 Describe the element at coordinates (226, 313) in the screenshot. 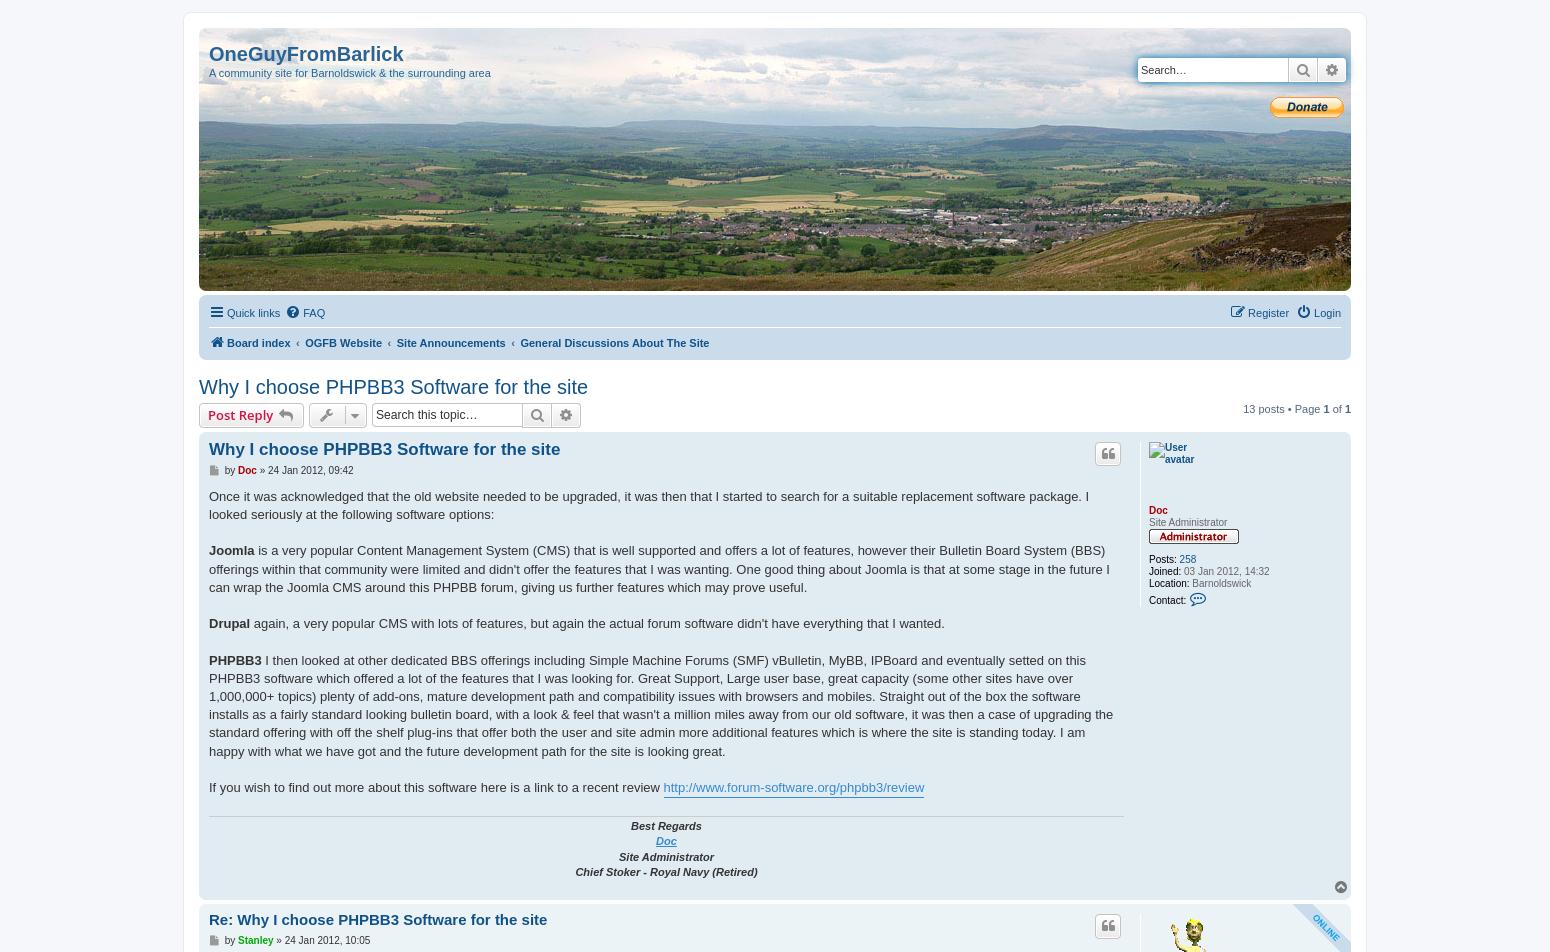

I see `'Quick links'` at that location.